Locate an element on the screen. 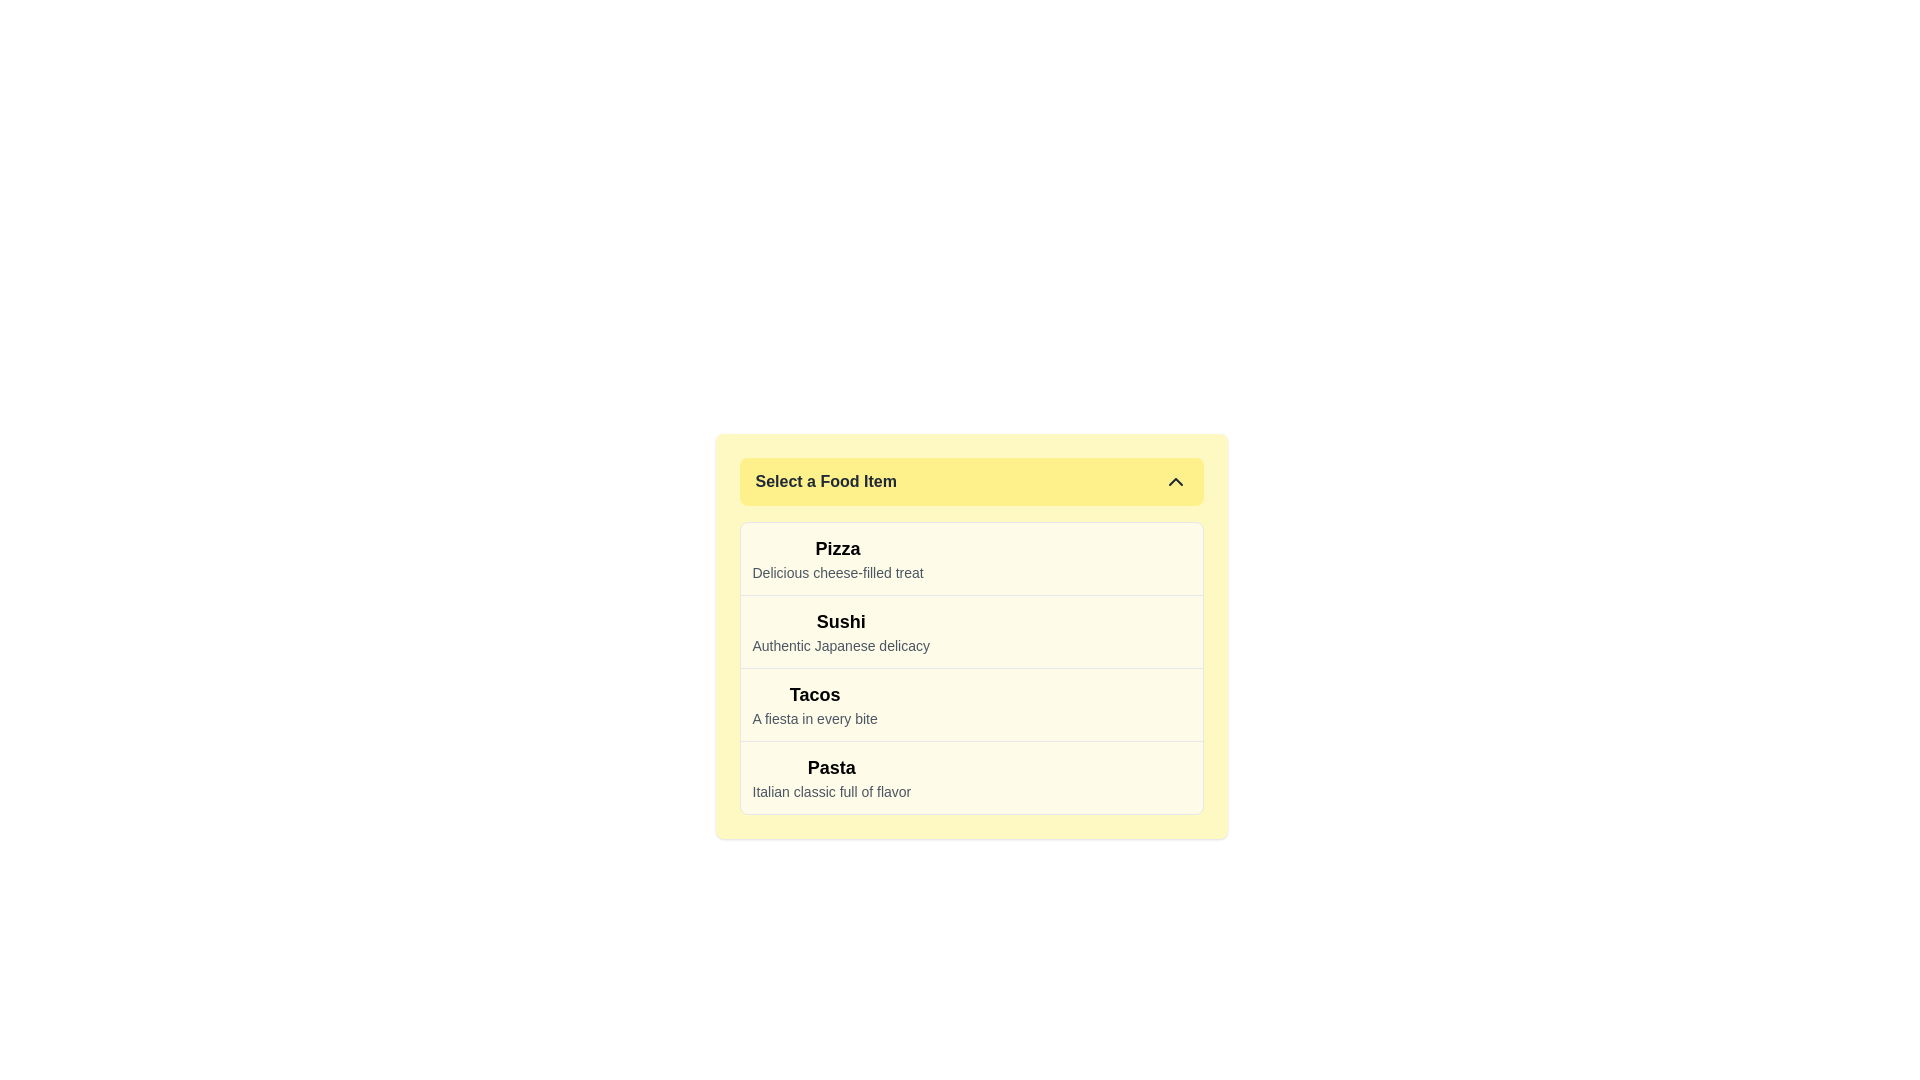  the icon button located in the top-right corner of the yellow header bar labeled 'Select a Food Item' is located at coordinates (1175, 482).